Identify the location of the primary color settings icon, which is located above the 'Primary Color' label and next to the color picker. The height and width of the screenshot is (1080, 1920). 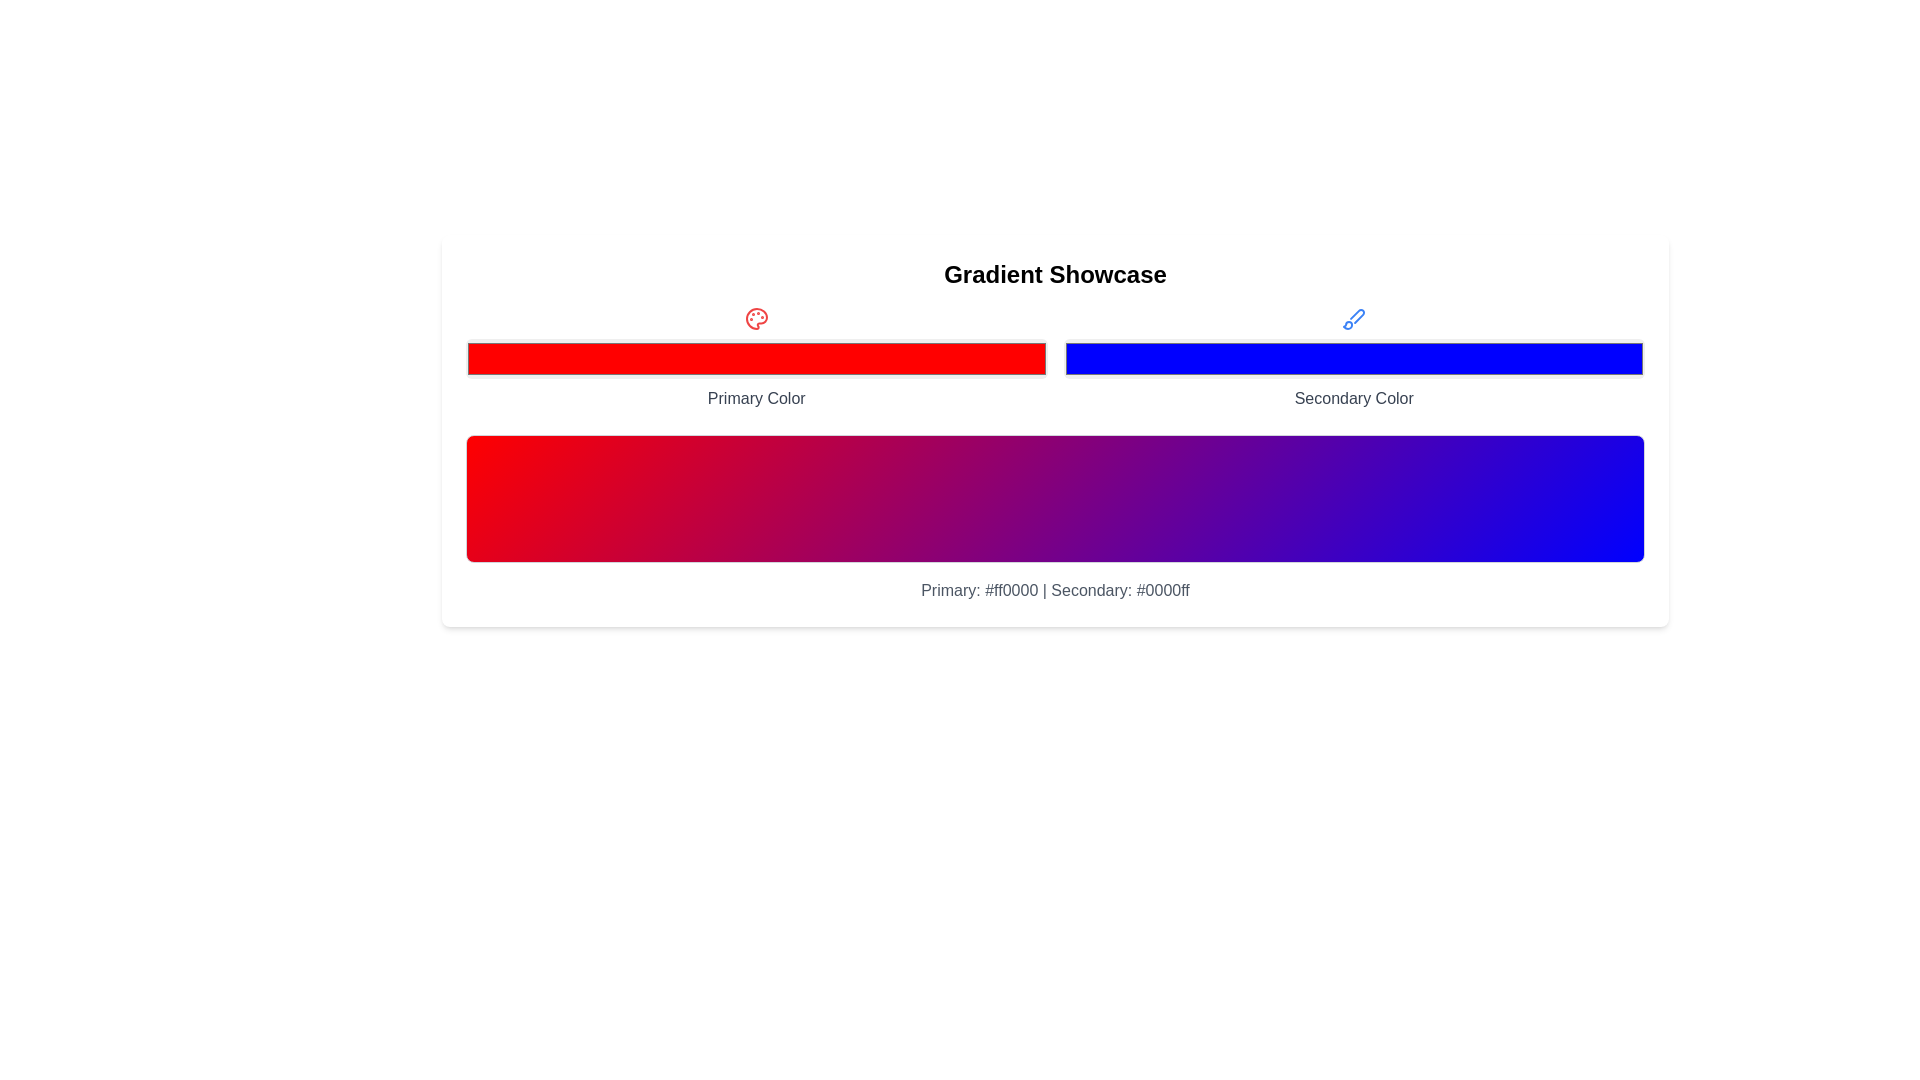
(755, 318).